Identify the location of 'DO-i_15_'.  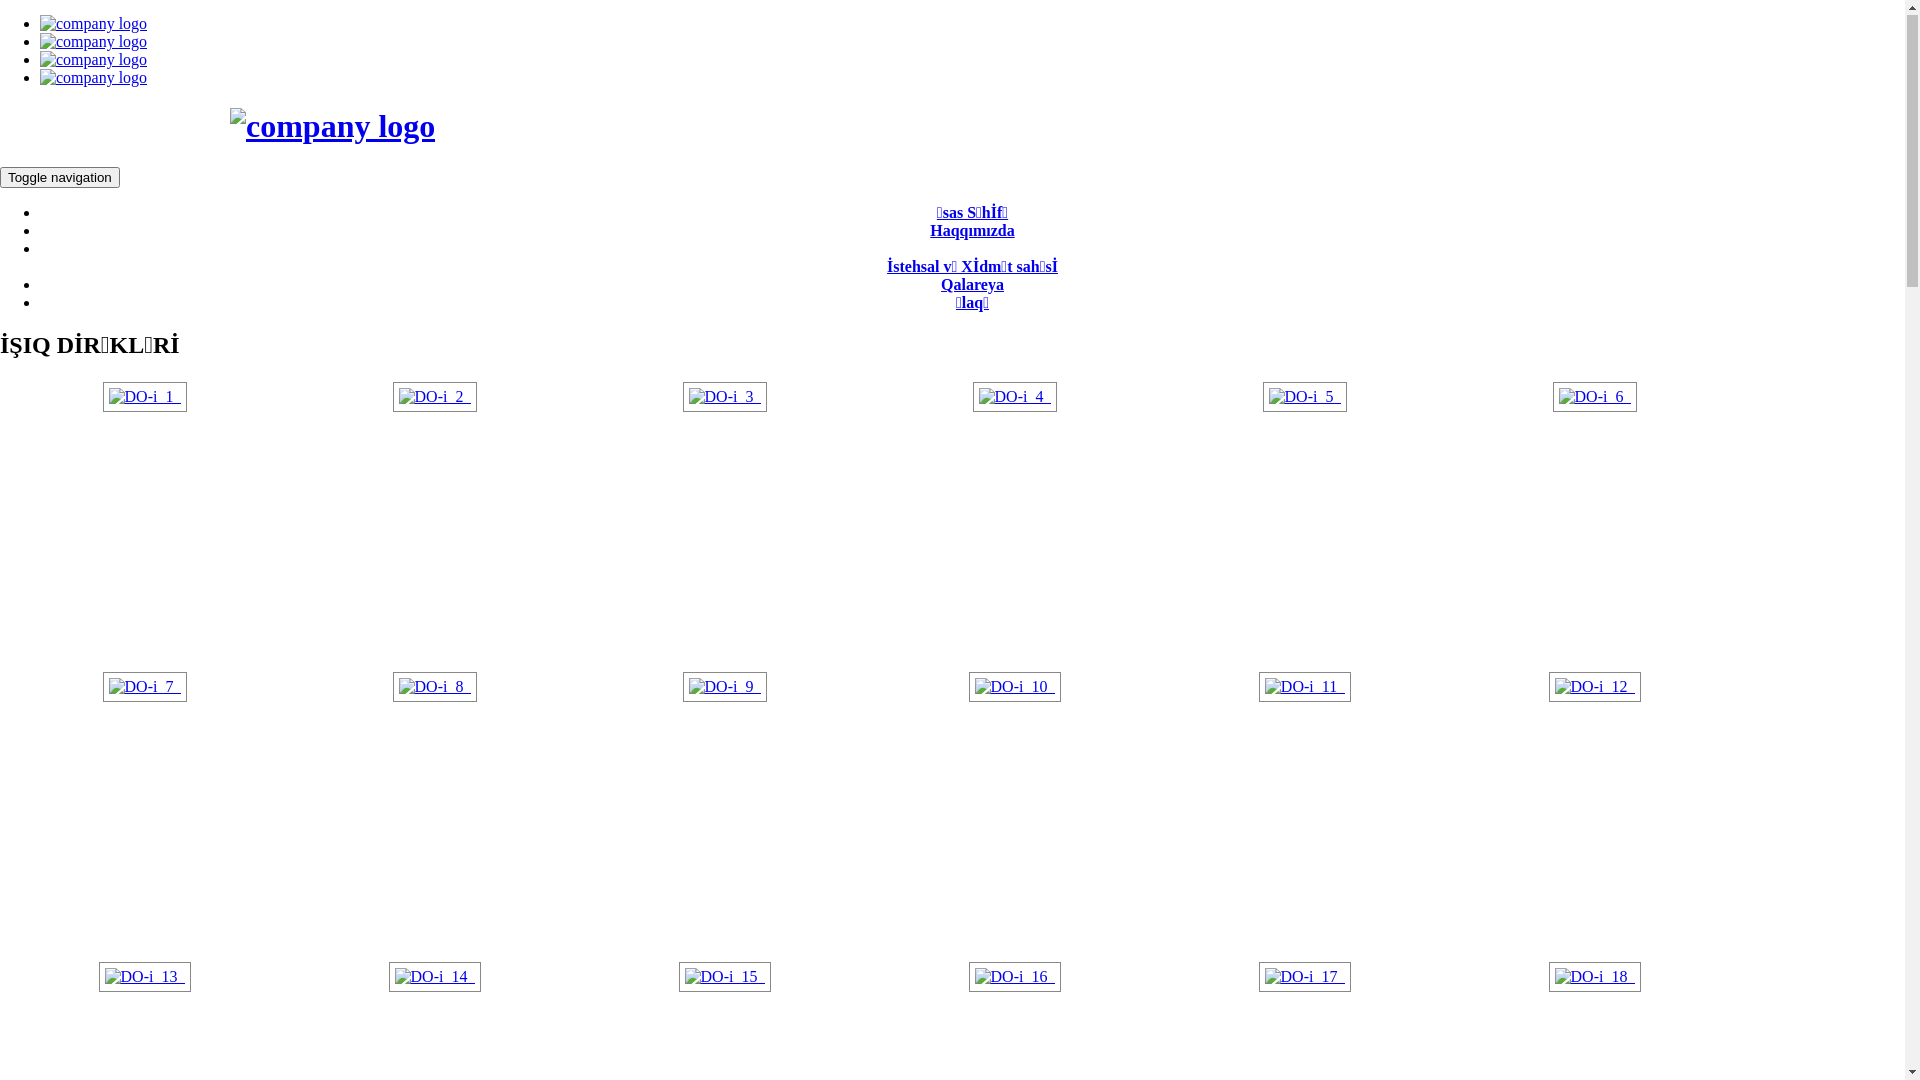
(724, 976).